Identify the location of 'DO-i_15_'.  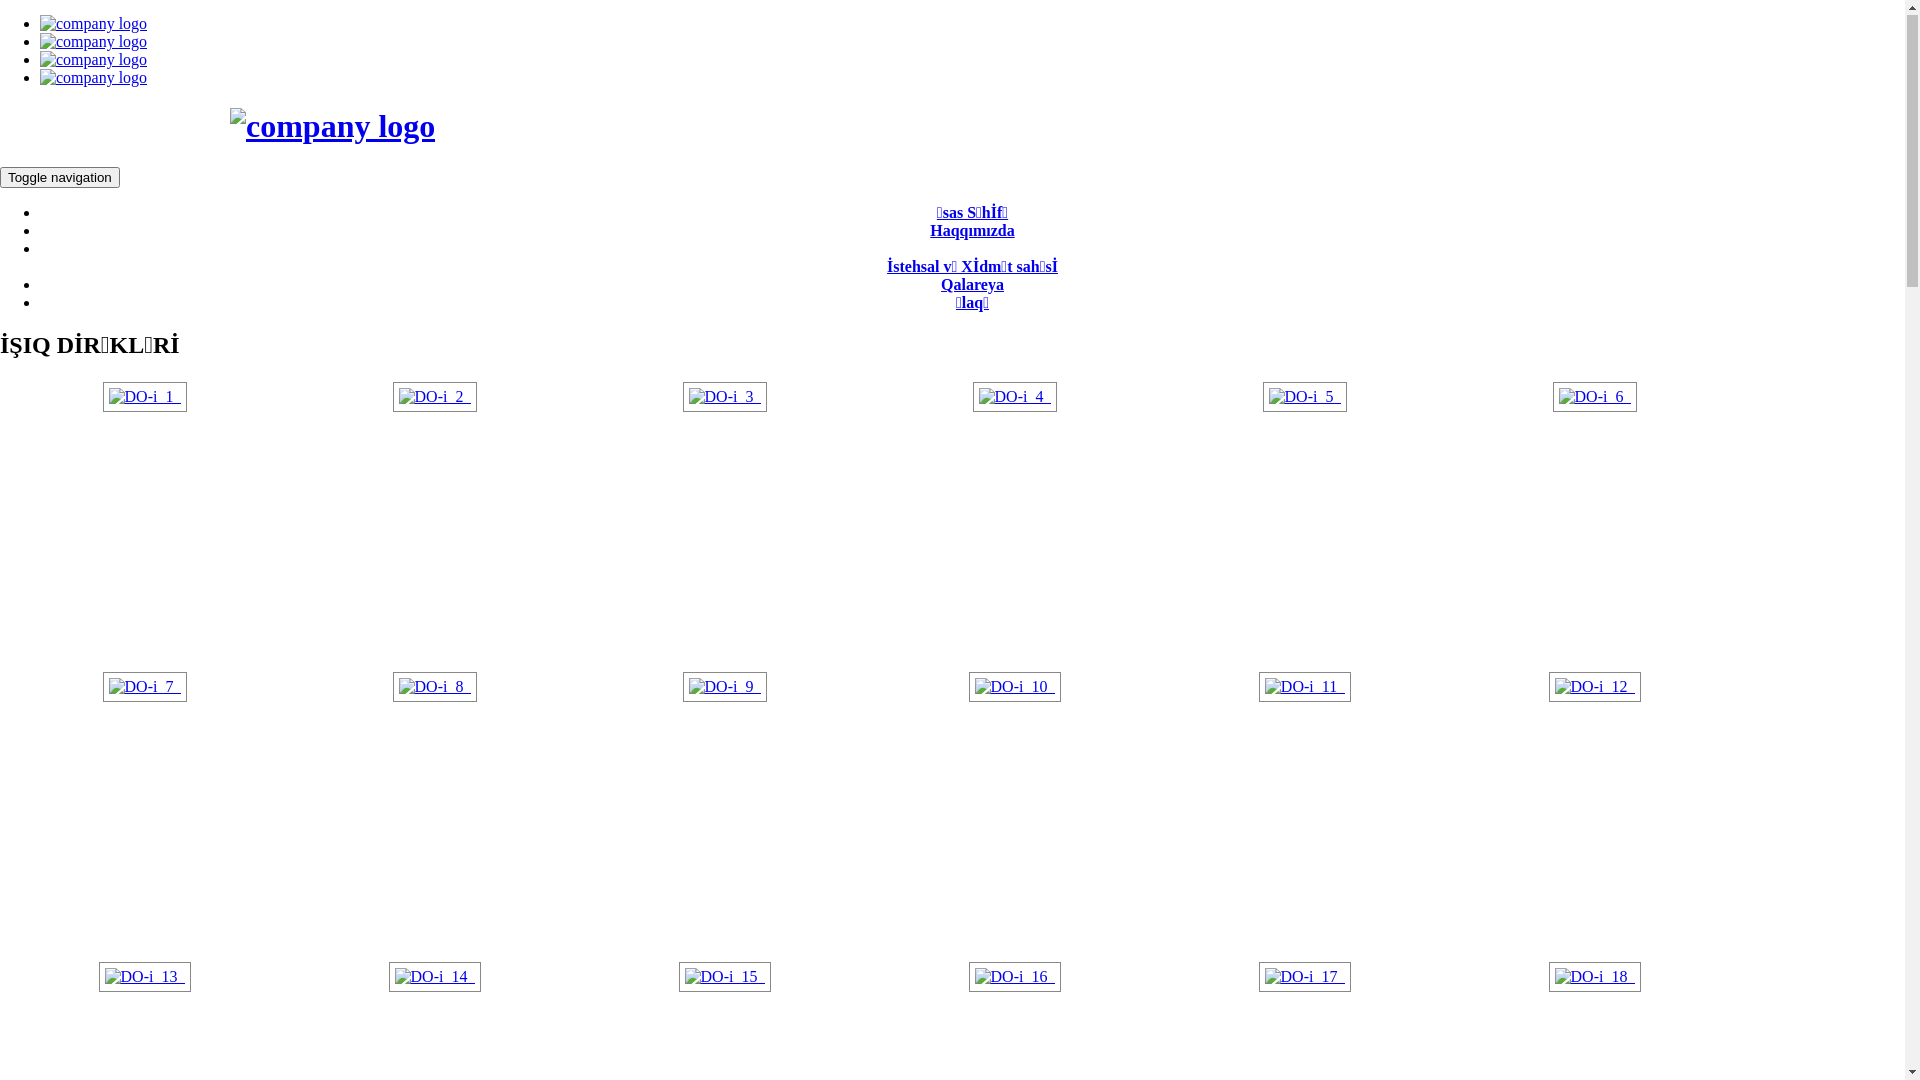
(724, 976).